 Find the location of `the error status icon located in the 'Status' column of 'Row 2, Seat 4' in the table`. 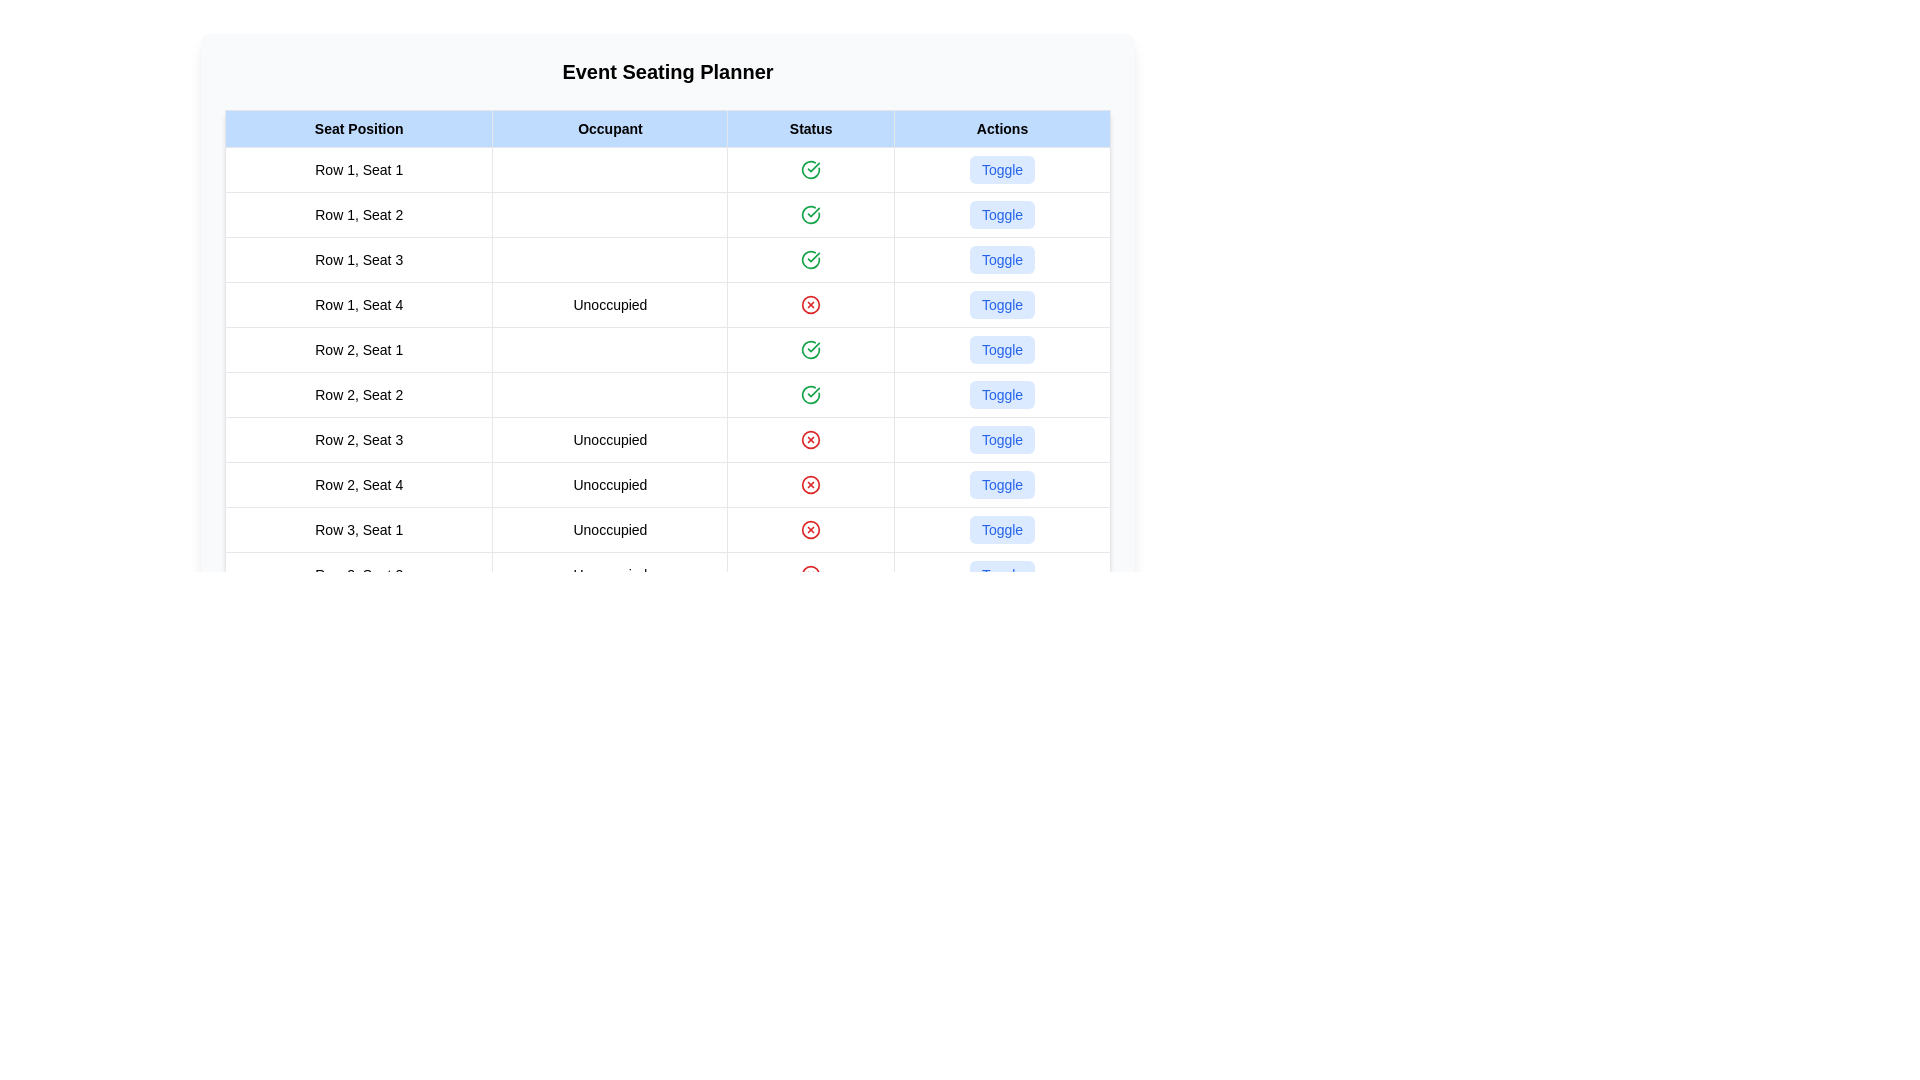

the error status icon located in the 'Status' column of 'Row 2, Seat 4' in the table is located at coordinates (811, 485).